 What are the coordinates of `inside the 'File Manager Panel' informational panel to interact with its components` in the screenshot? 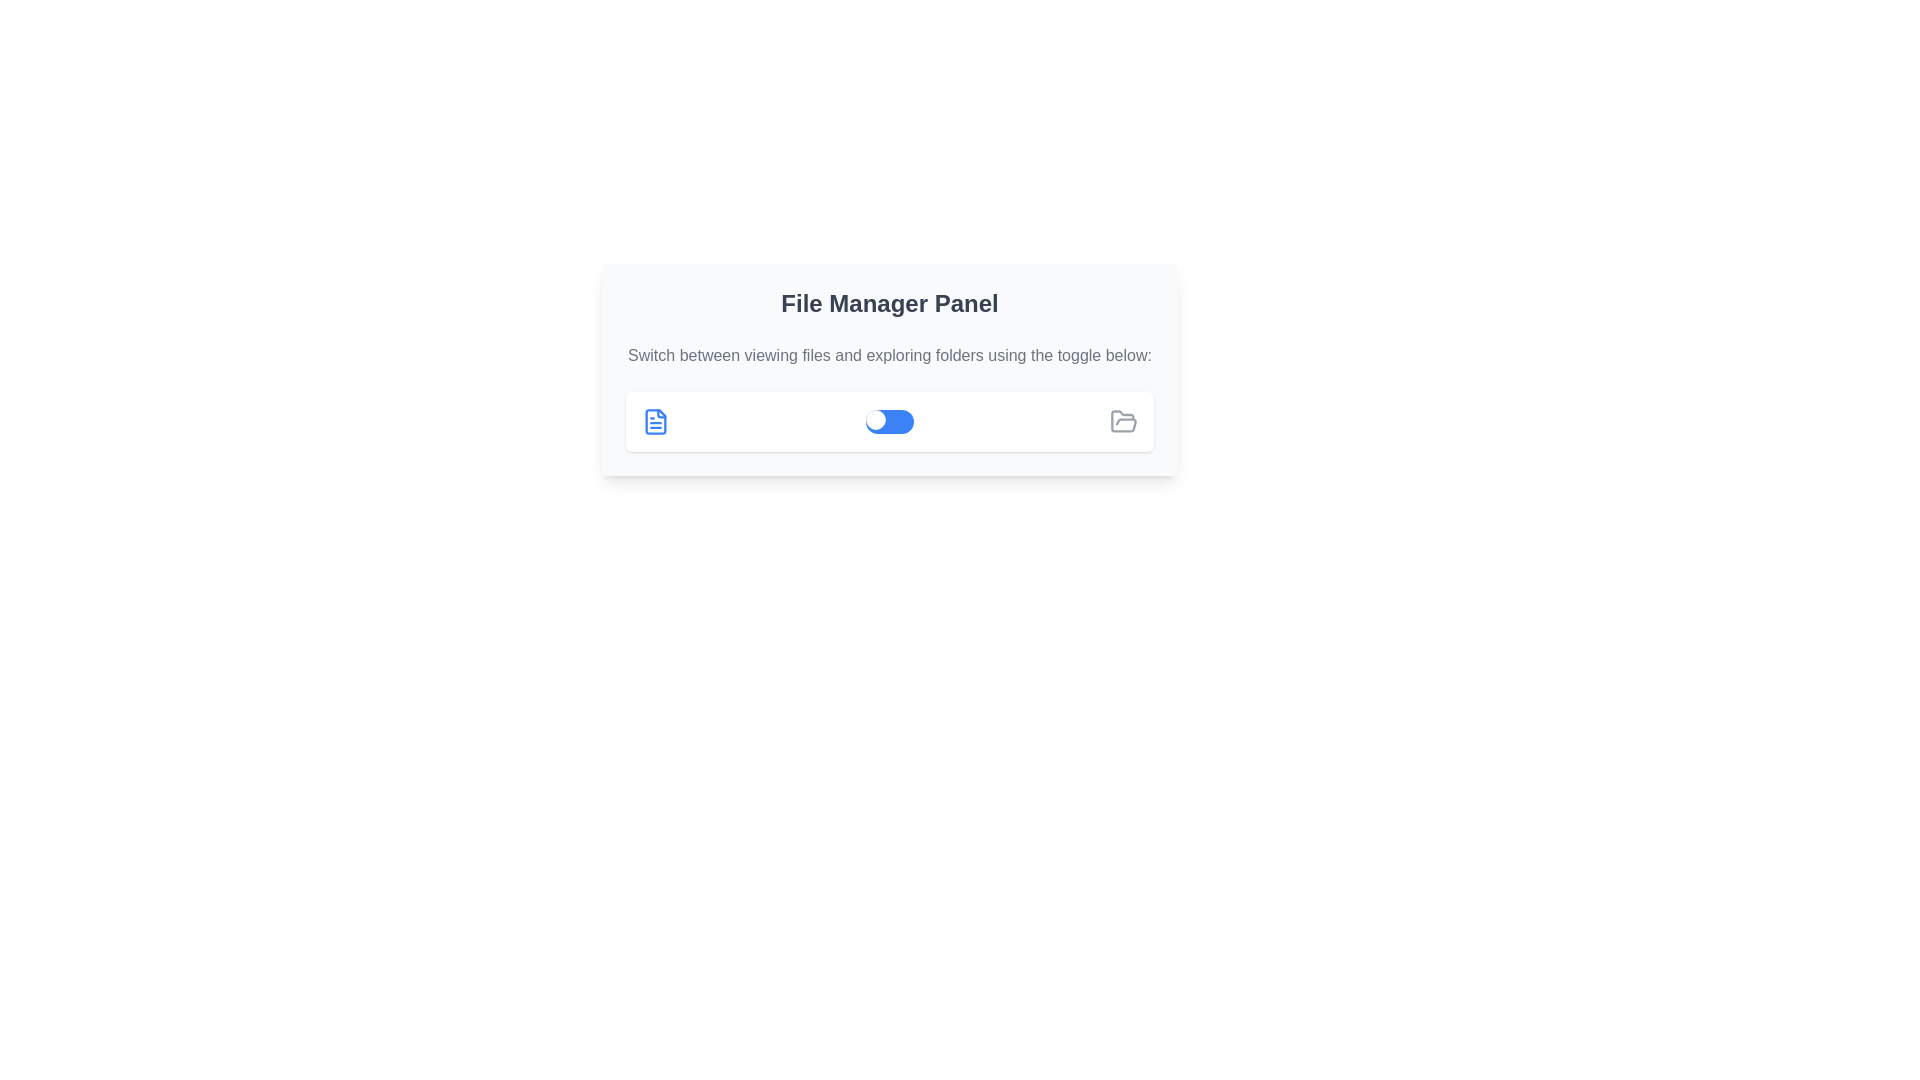 It's located at (888, 370).